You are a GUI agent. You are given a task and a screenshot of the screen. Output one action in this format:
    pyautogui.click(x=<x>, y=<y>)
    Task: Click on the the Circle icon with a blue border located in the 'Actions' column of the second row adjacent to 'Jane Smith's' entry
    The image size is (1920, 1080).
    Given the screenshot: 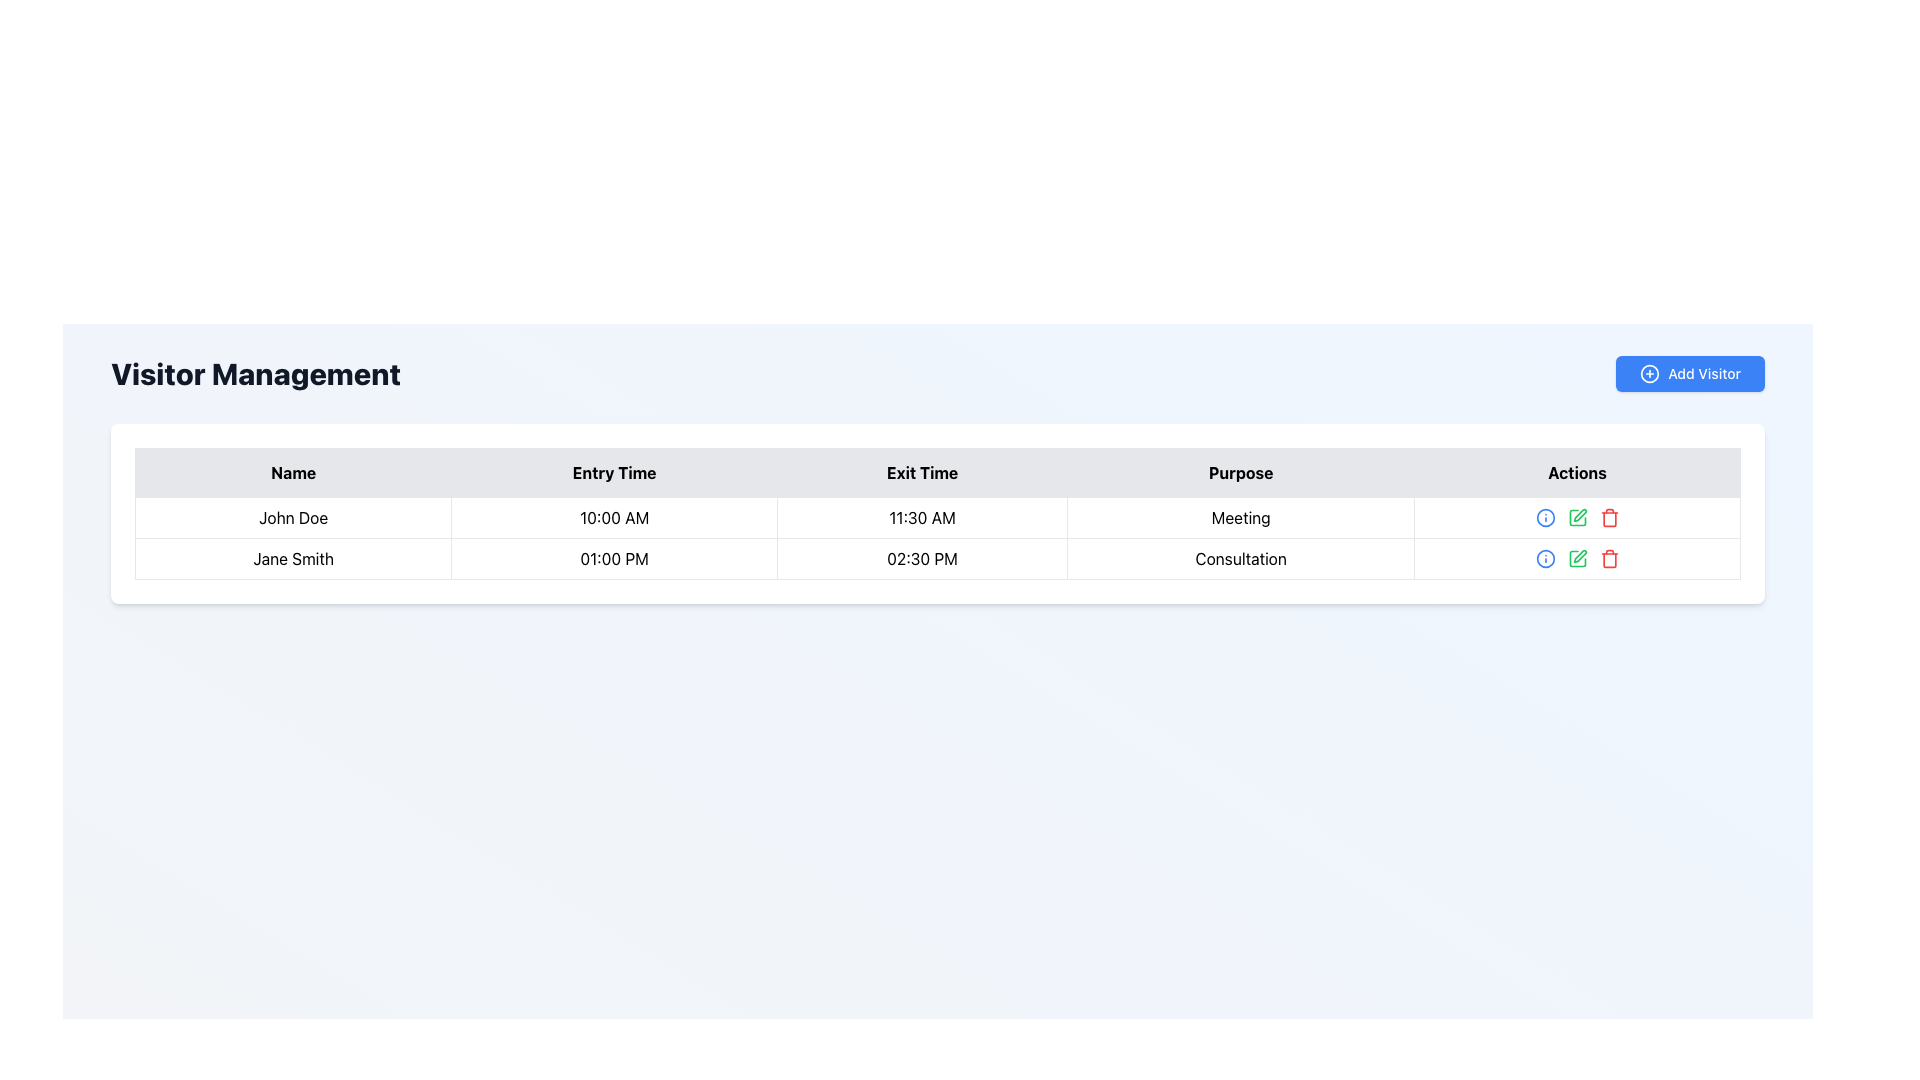 What is the action you would take?
    pyautogui.click(x=1544, y=559)
    